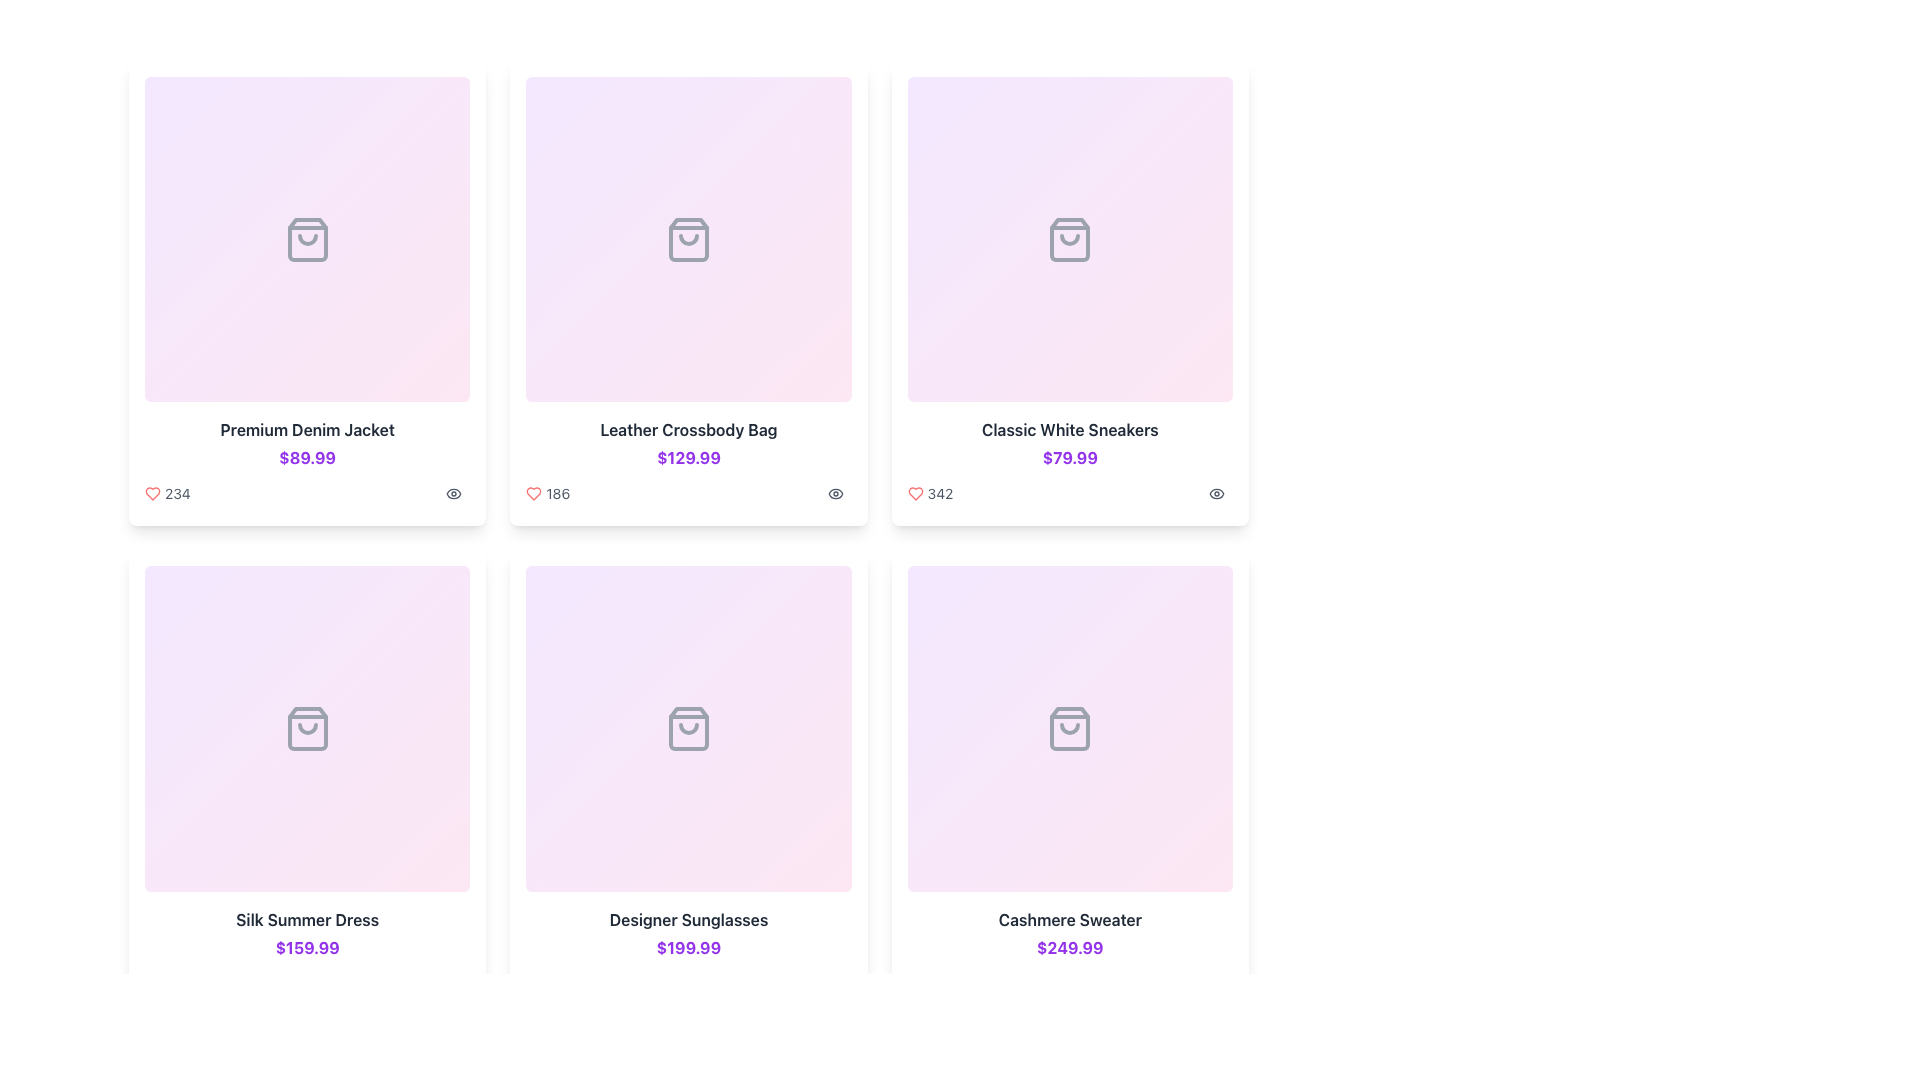 The height and width of the screenshot is (1080, 1920). Describe the element at coordinates (306, 729) in the screenshot. I see `the shopping cart icon located in the second row, first column of the grid layout, centered within the card for 'Silk Summer Dress'` at that location.